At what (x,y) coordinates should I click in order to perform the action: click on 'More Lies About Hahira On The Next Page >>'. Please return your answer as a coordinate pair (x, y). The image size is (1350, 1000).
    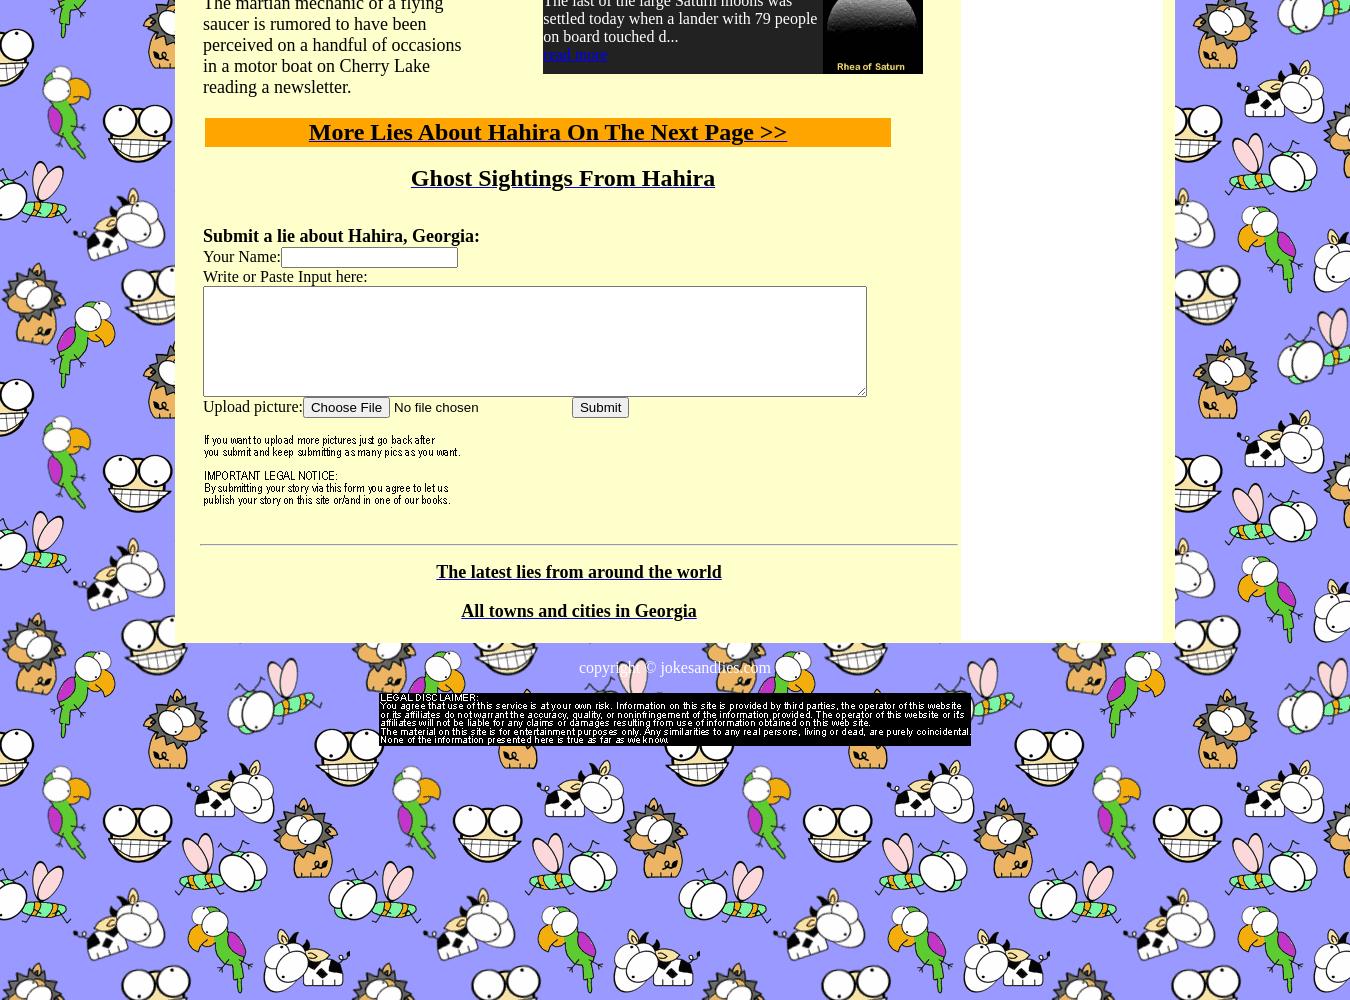
    Looking at the image, I should click on (546, 132).